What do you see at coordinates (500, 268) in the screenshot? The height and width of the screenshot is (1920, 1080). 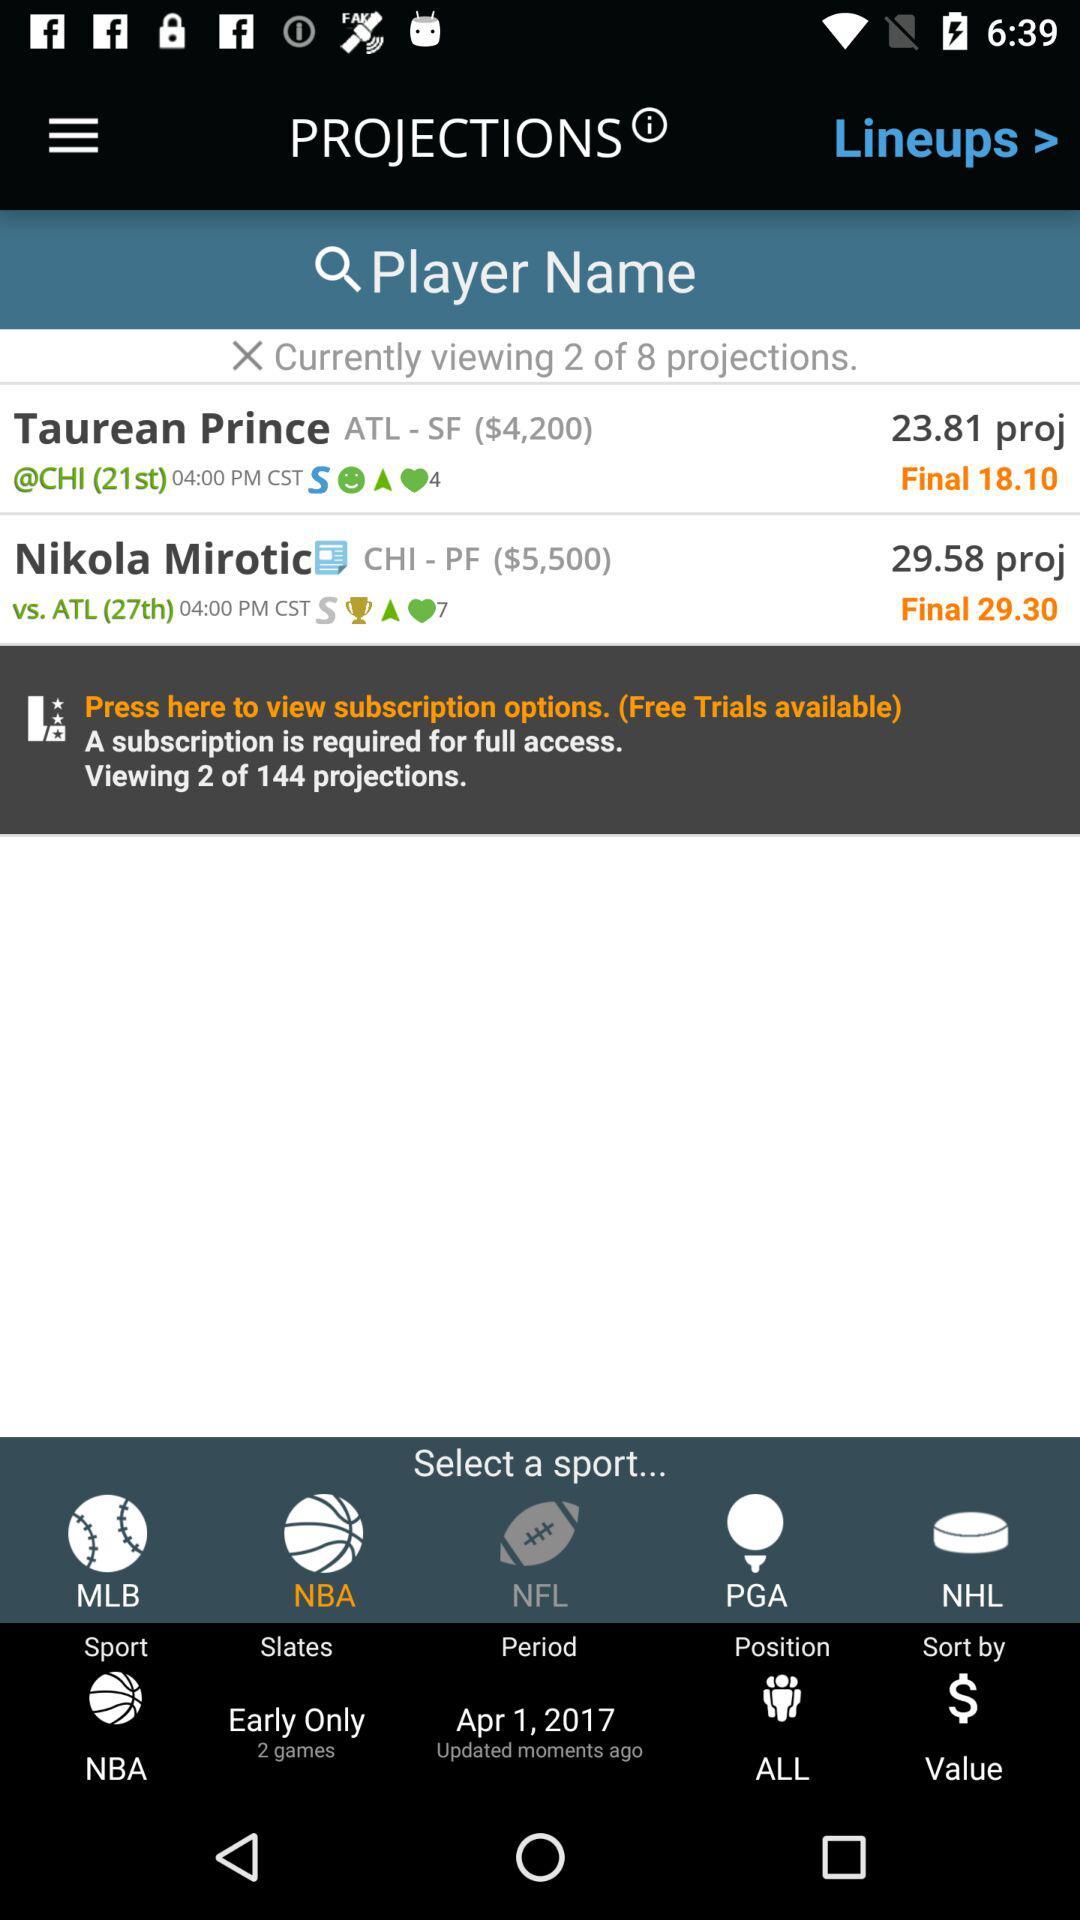 I see `search player name type bar` at bounding box center [500, 268].